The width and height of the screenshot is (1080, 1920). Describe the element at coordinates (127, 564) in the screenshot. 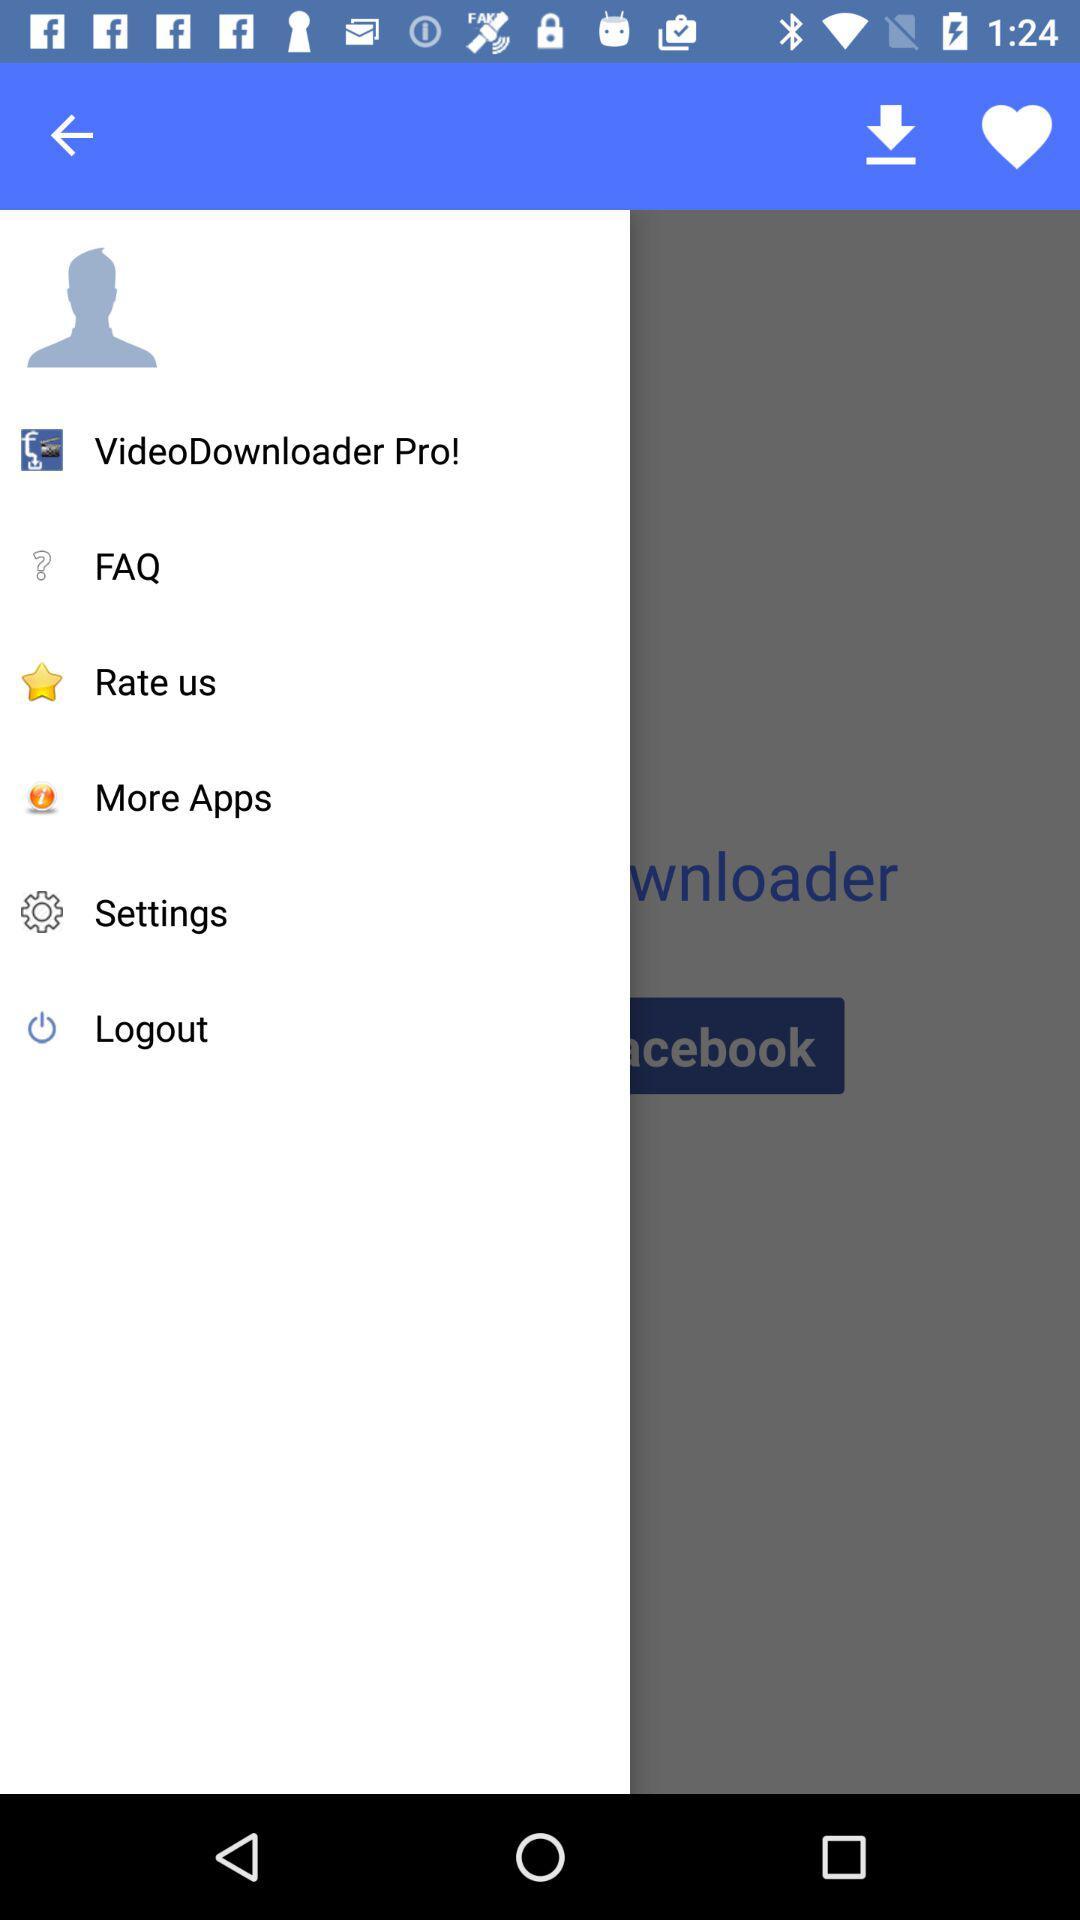

I see `the faq item` at that location.